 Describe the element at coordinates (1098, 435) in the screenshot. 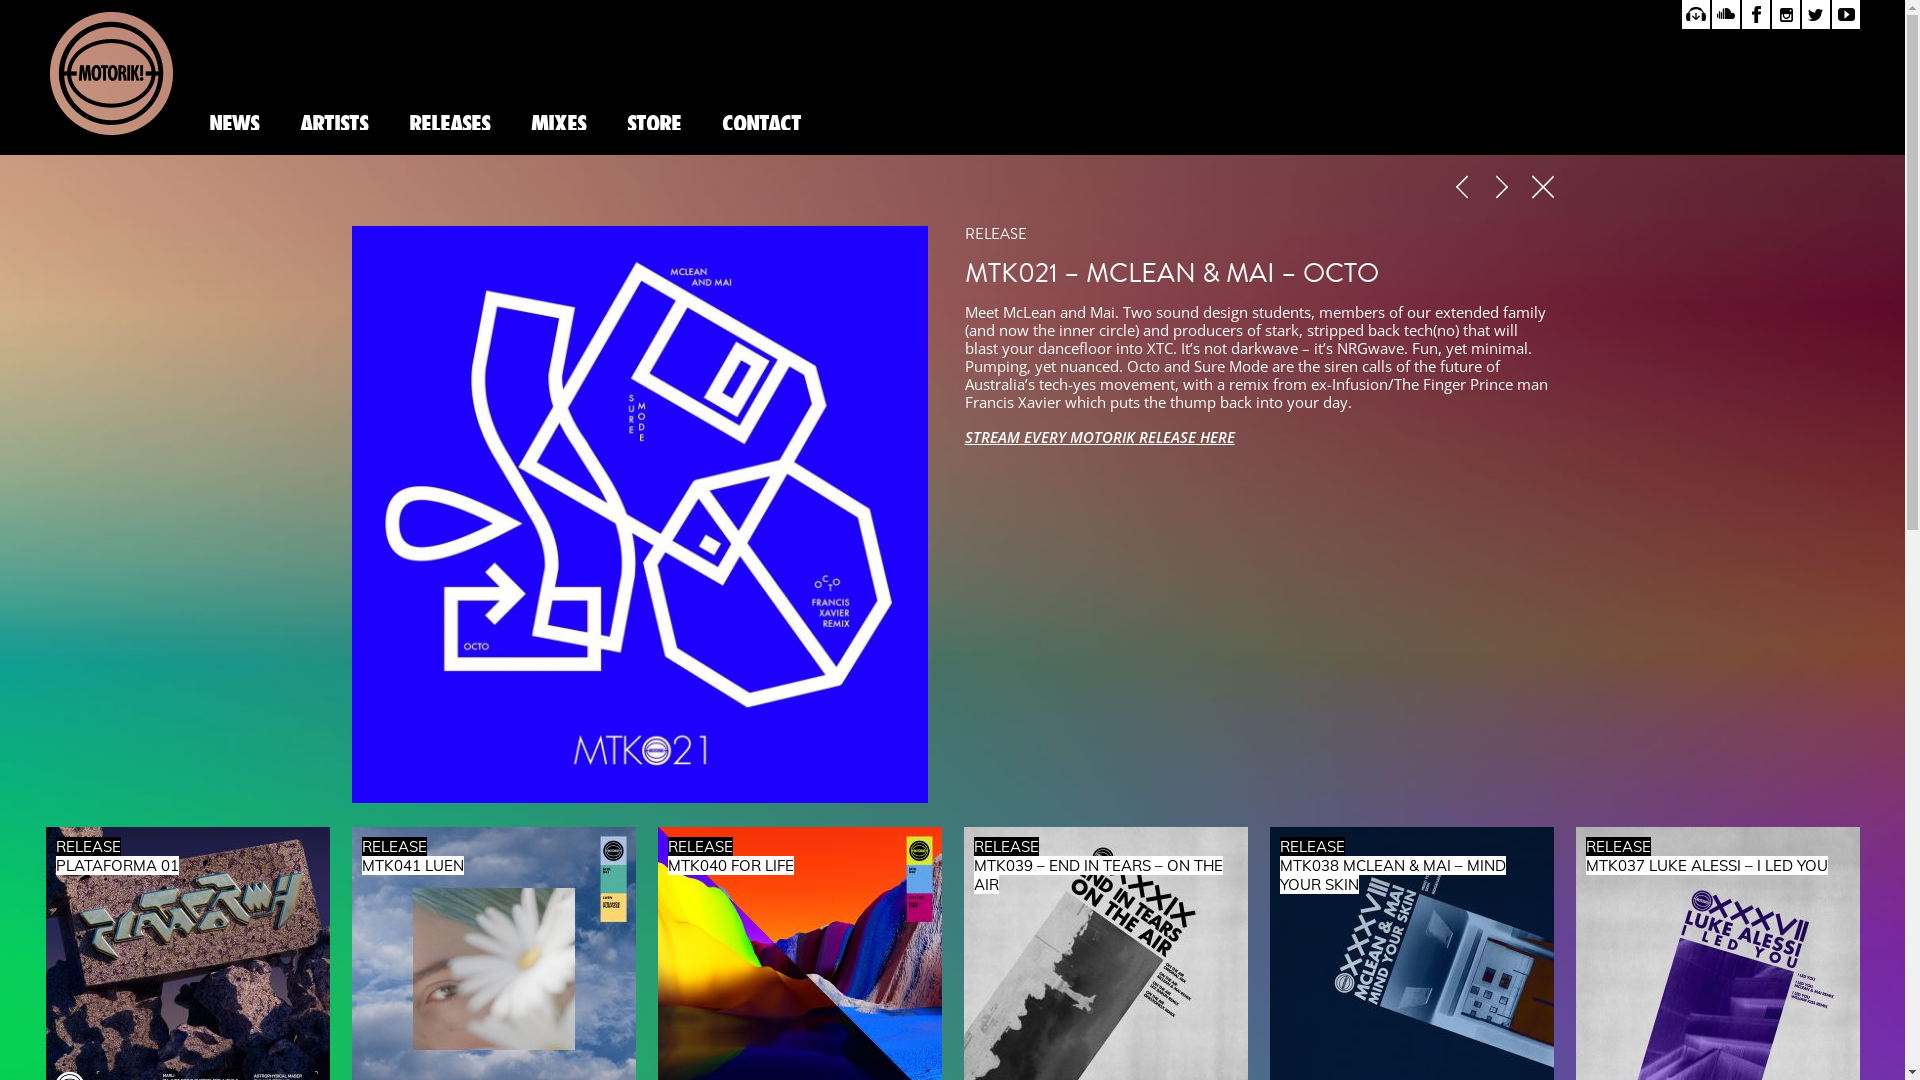

I see `'STREAM EVERY MOTORIK RELEASE HERE'` at that location.